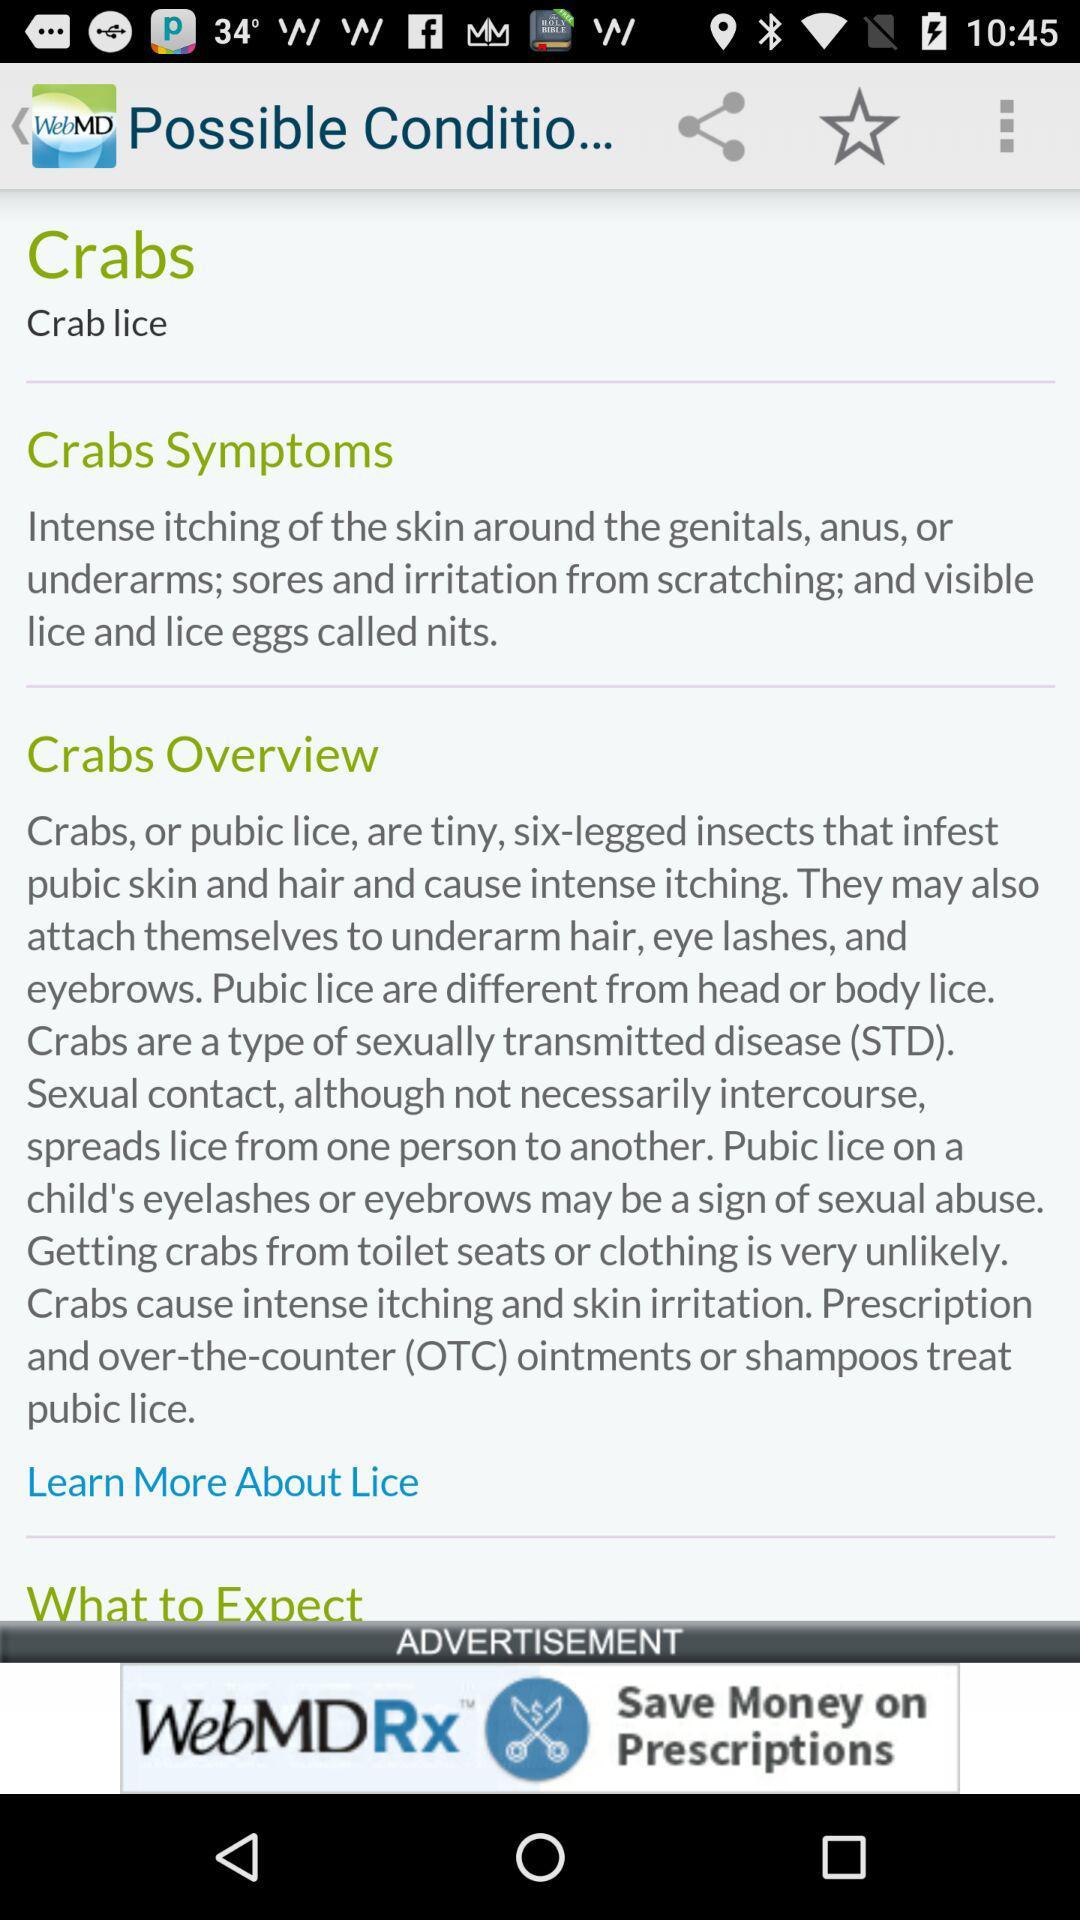  I want to click on condition description box, so click(540, 903).